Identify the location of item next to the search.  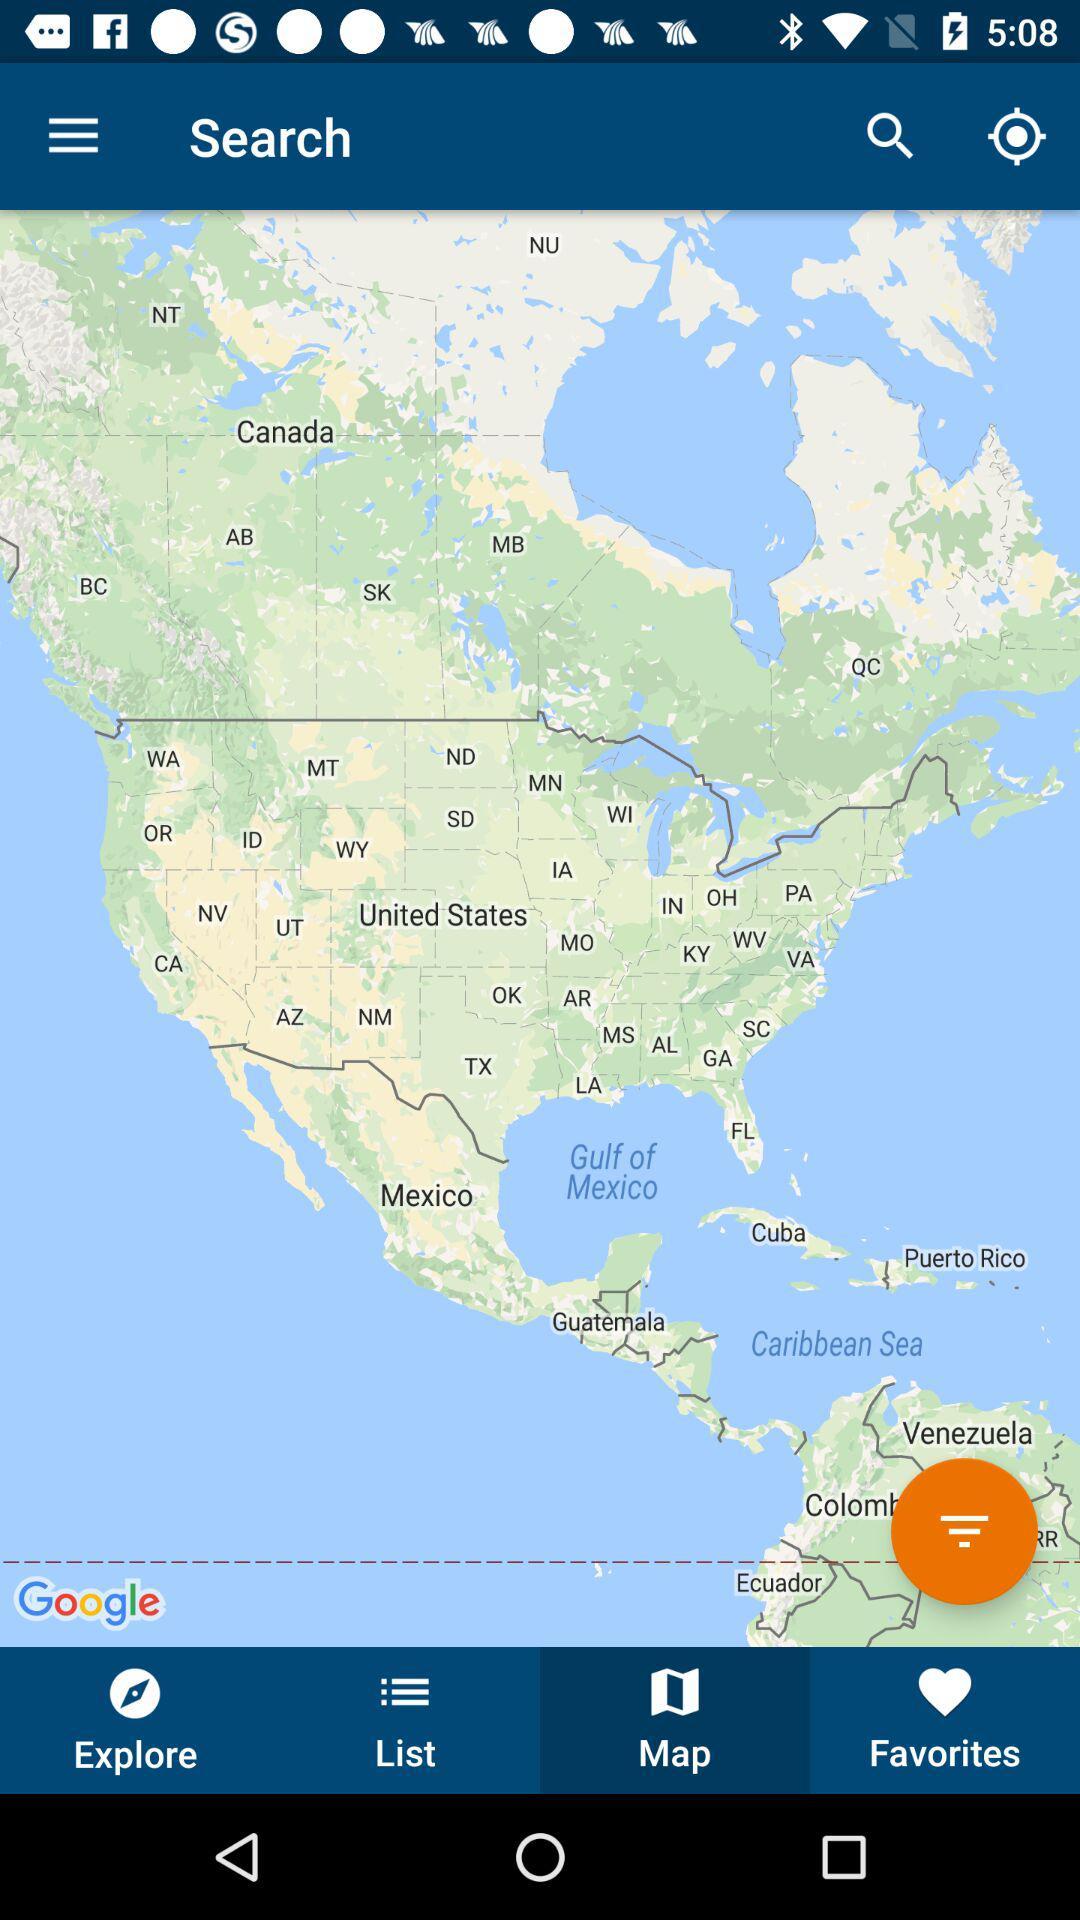
(72, 135).